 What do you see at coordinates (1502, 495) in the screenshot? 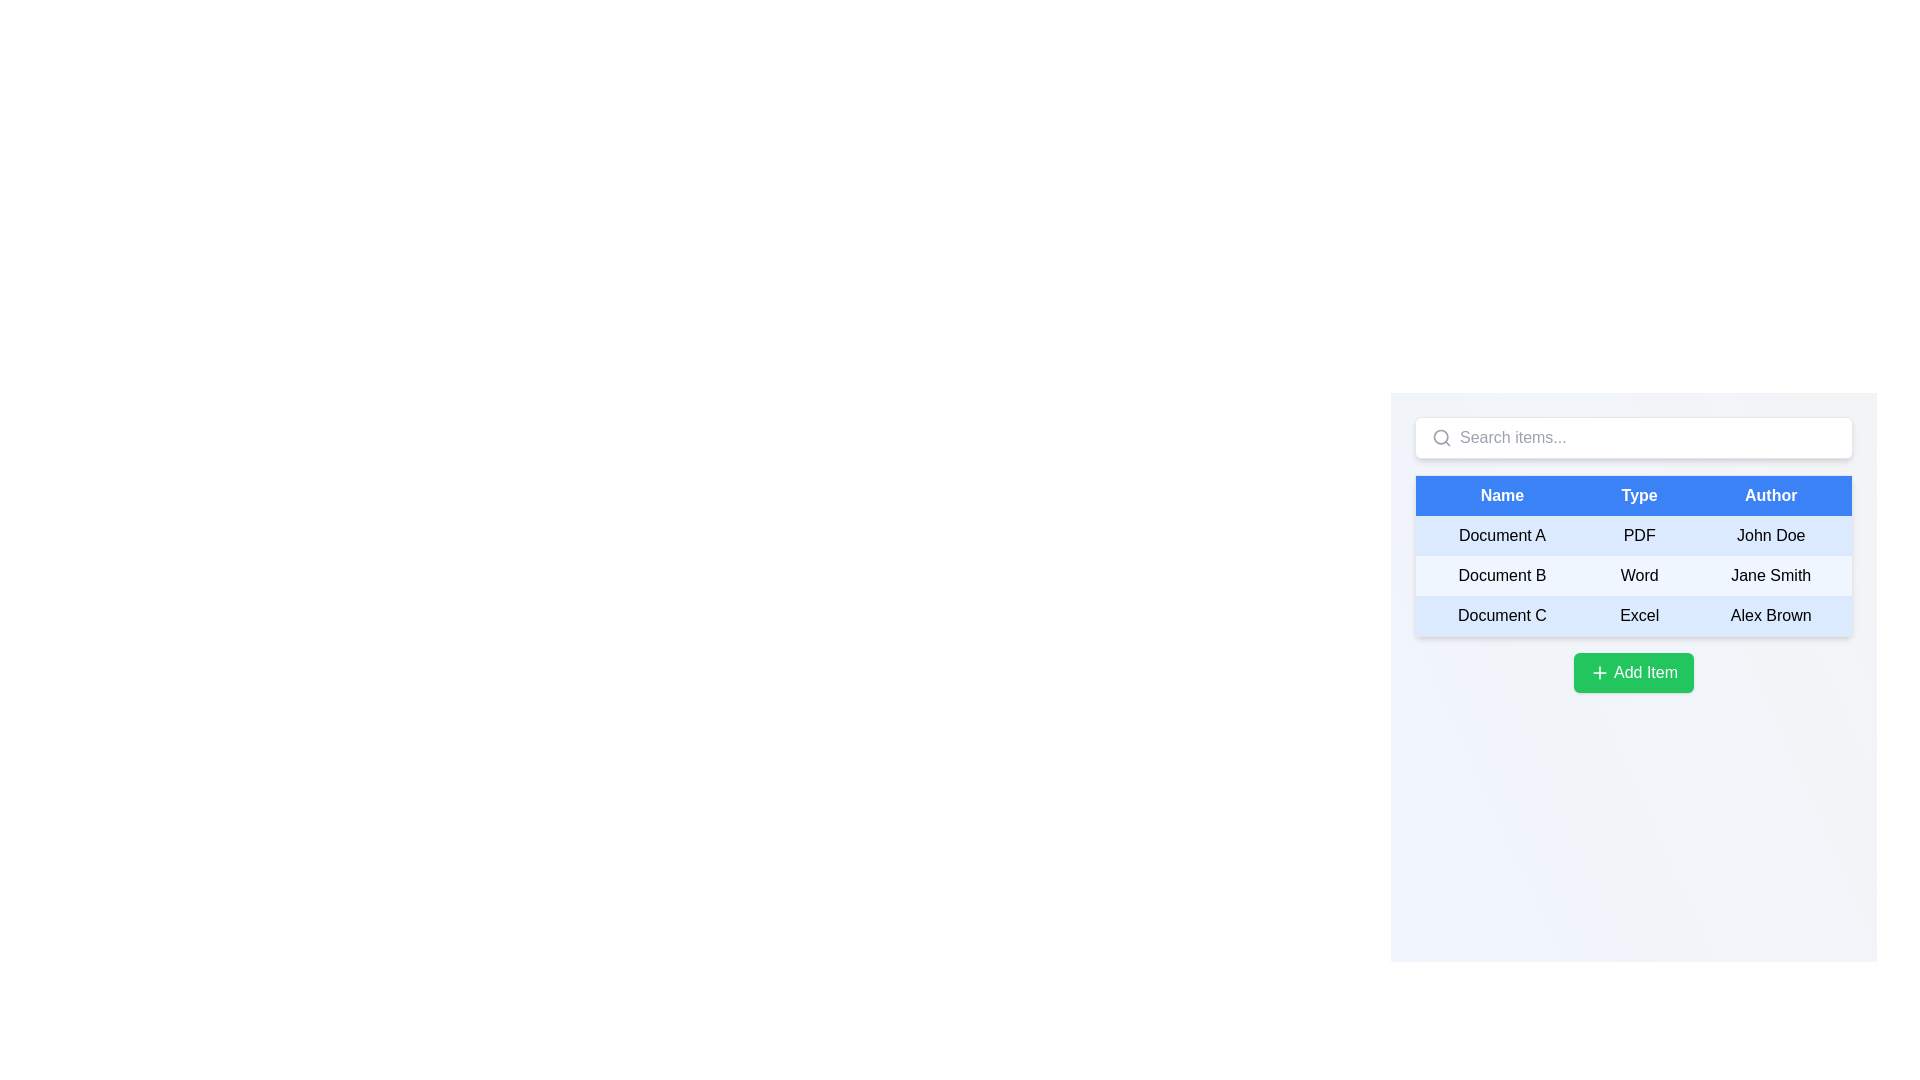
I see `the 'Name' column header in the table located in the right panel under the search bar` at bounding box center [1502, 495].